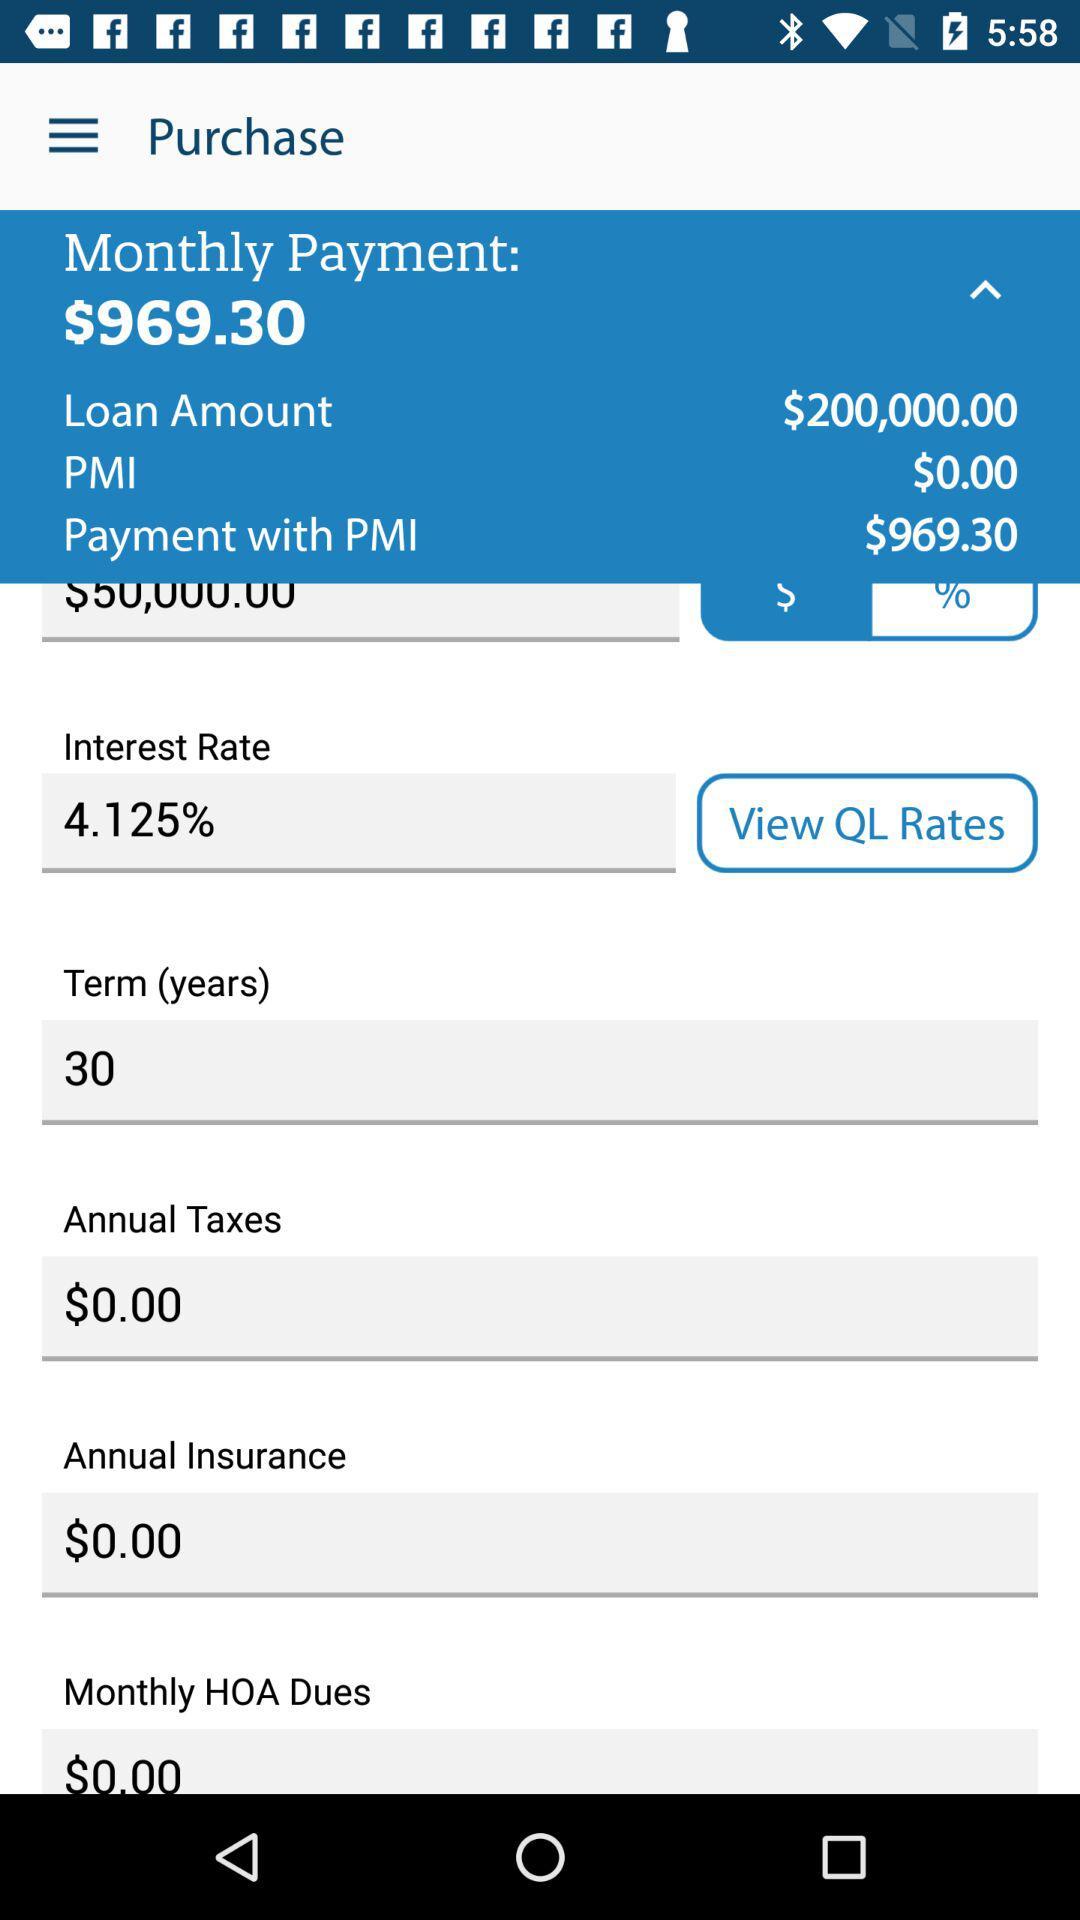 This screenshot has width=1080, height=1920. I want to click on the view ql rates, so click(866, 823).